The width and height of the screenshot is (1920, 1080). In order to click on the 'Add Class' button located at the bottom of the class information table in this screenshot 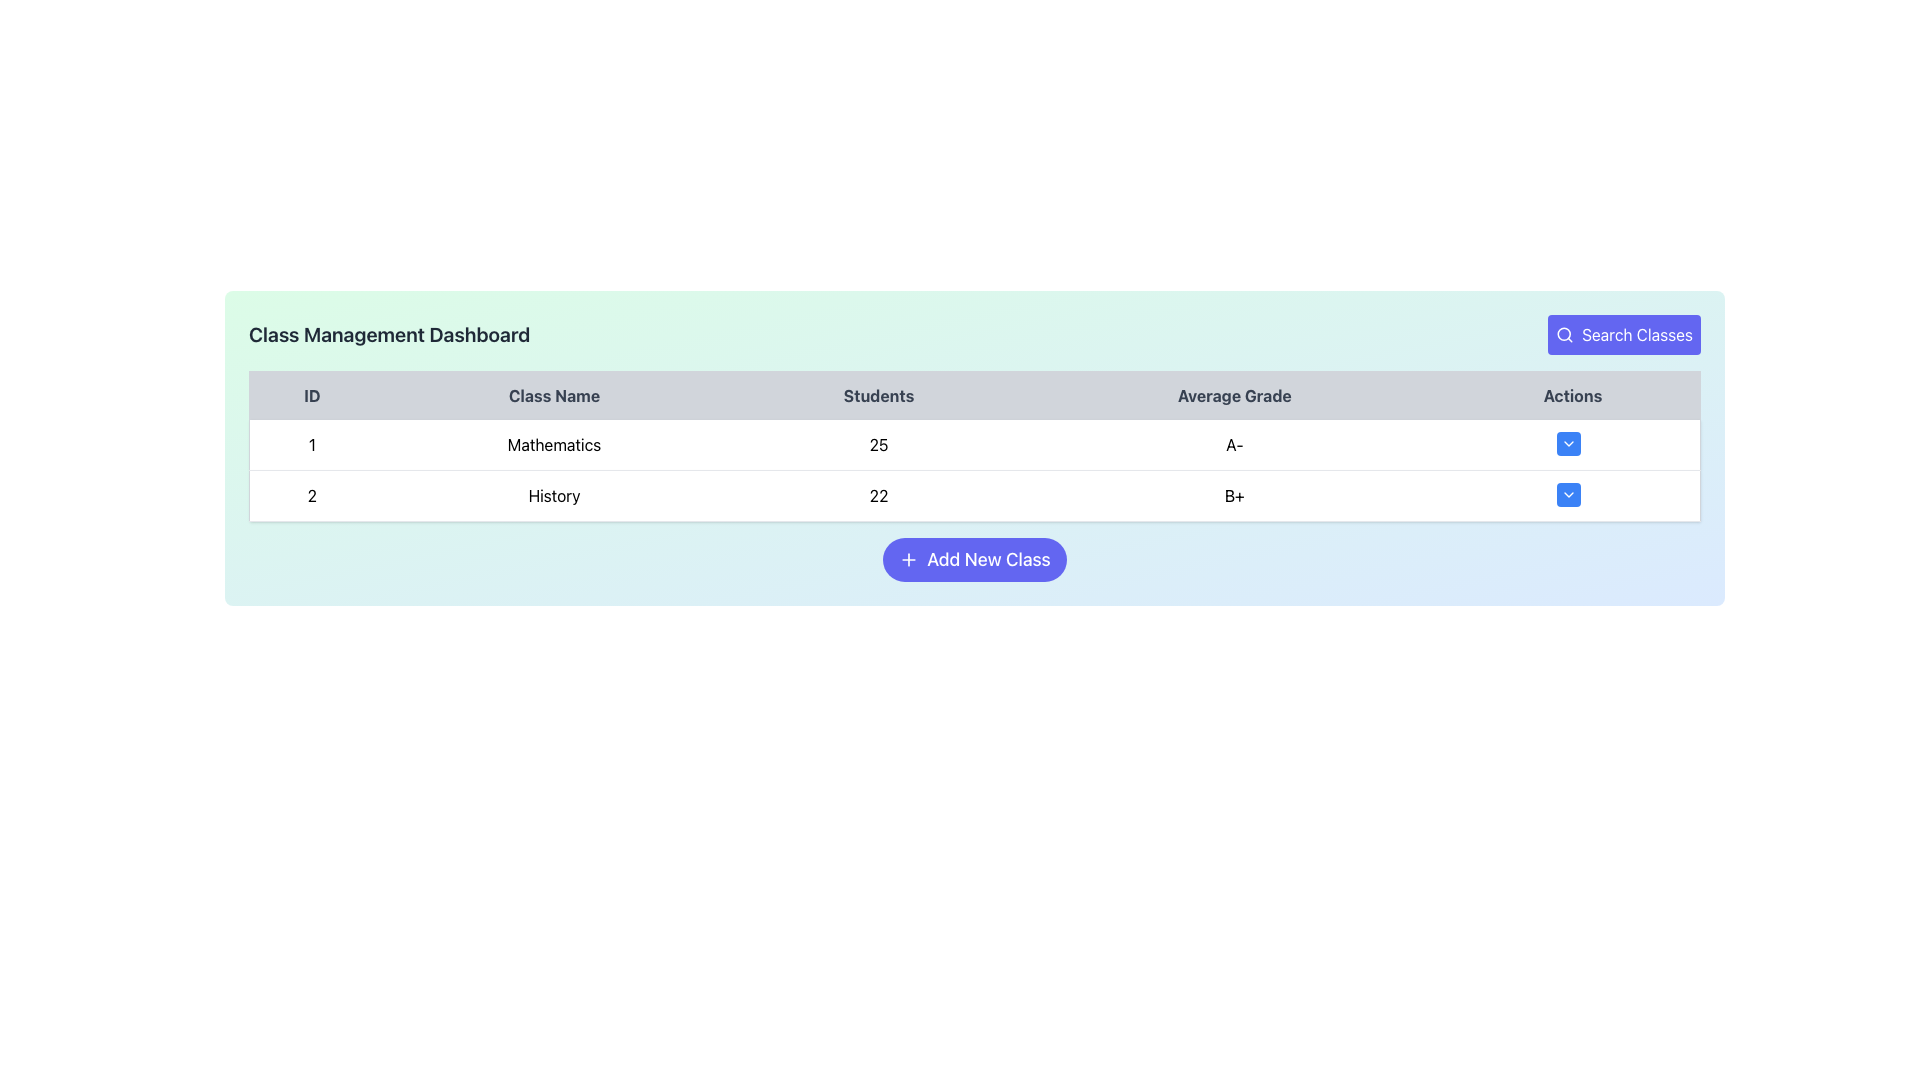, I will do `click(974, 559)`.